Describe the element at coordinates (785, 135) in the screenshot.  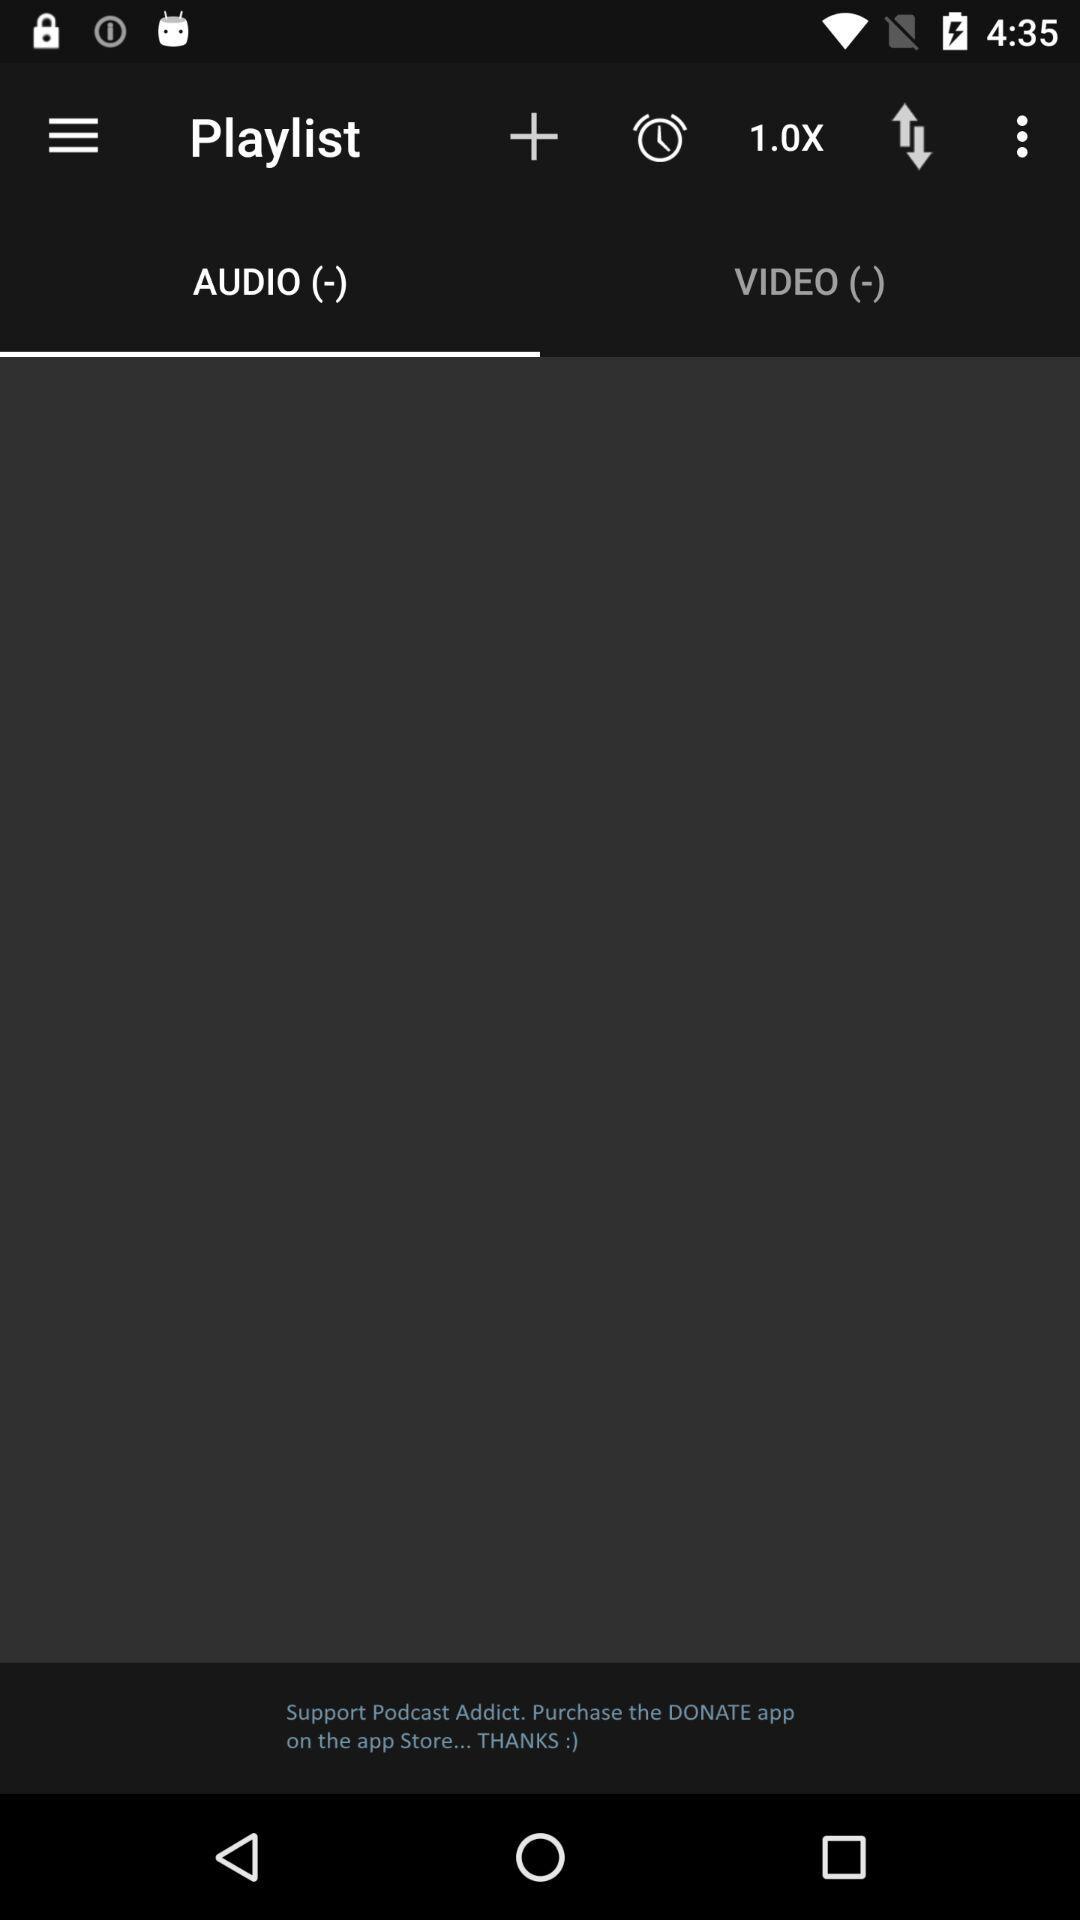
I see `the item above video (-)` at that location.